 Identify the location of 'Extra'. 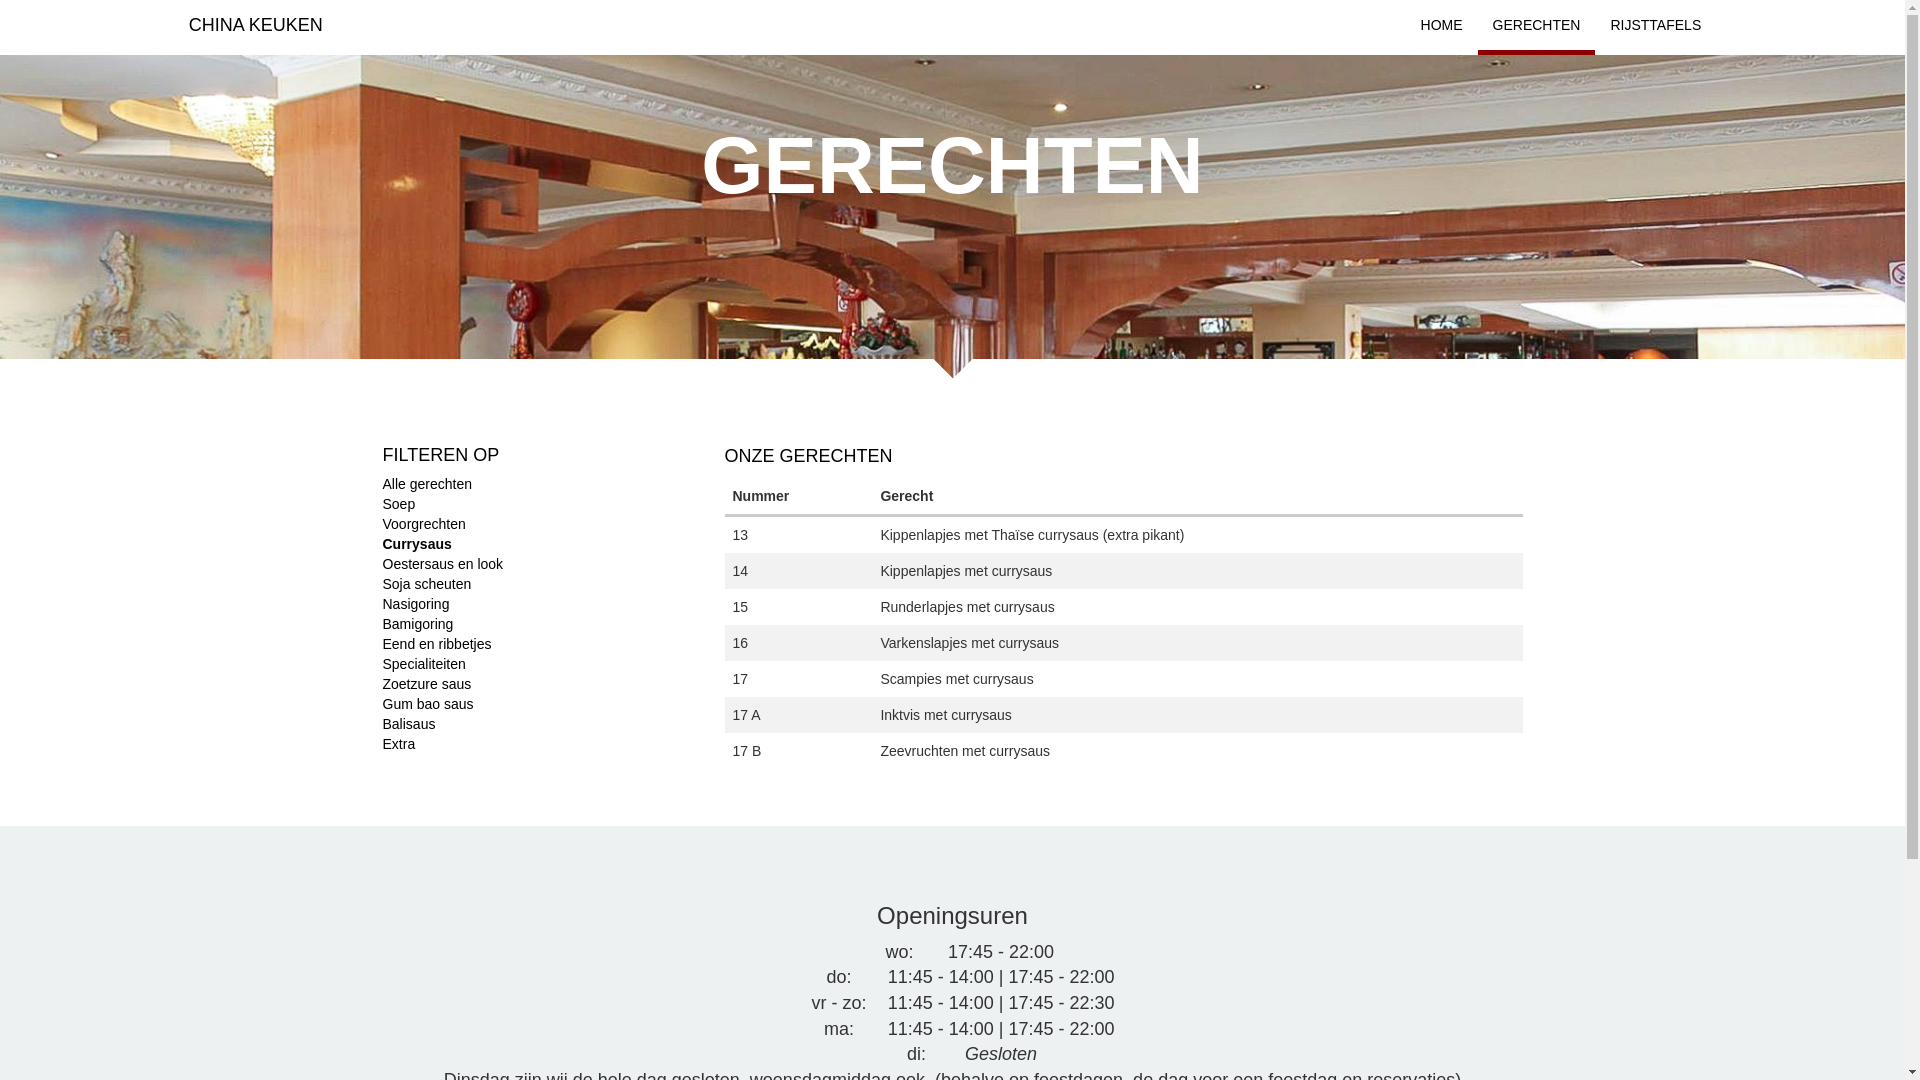
(398, 744).